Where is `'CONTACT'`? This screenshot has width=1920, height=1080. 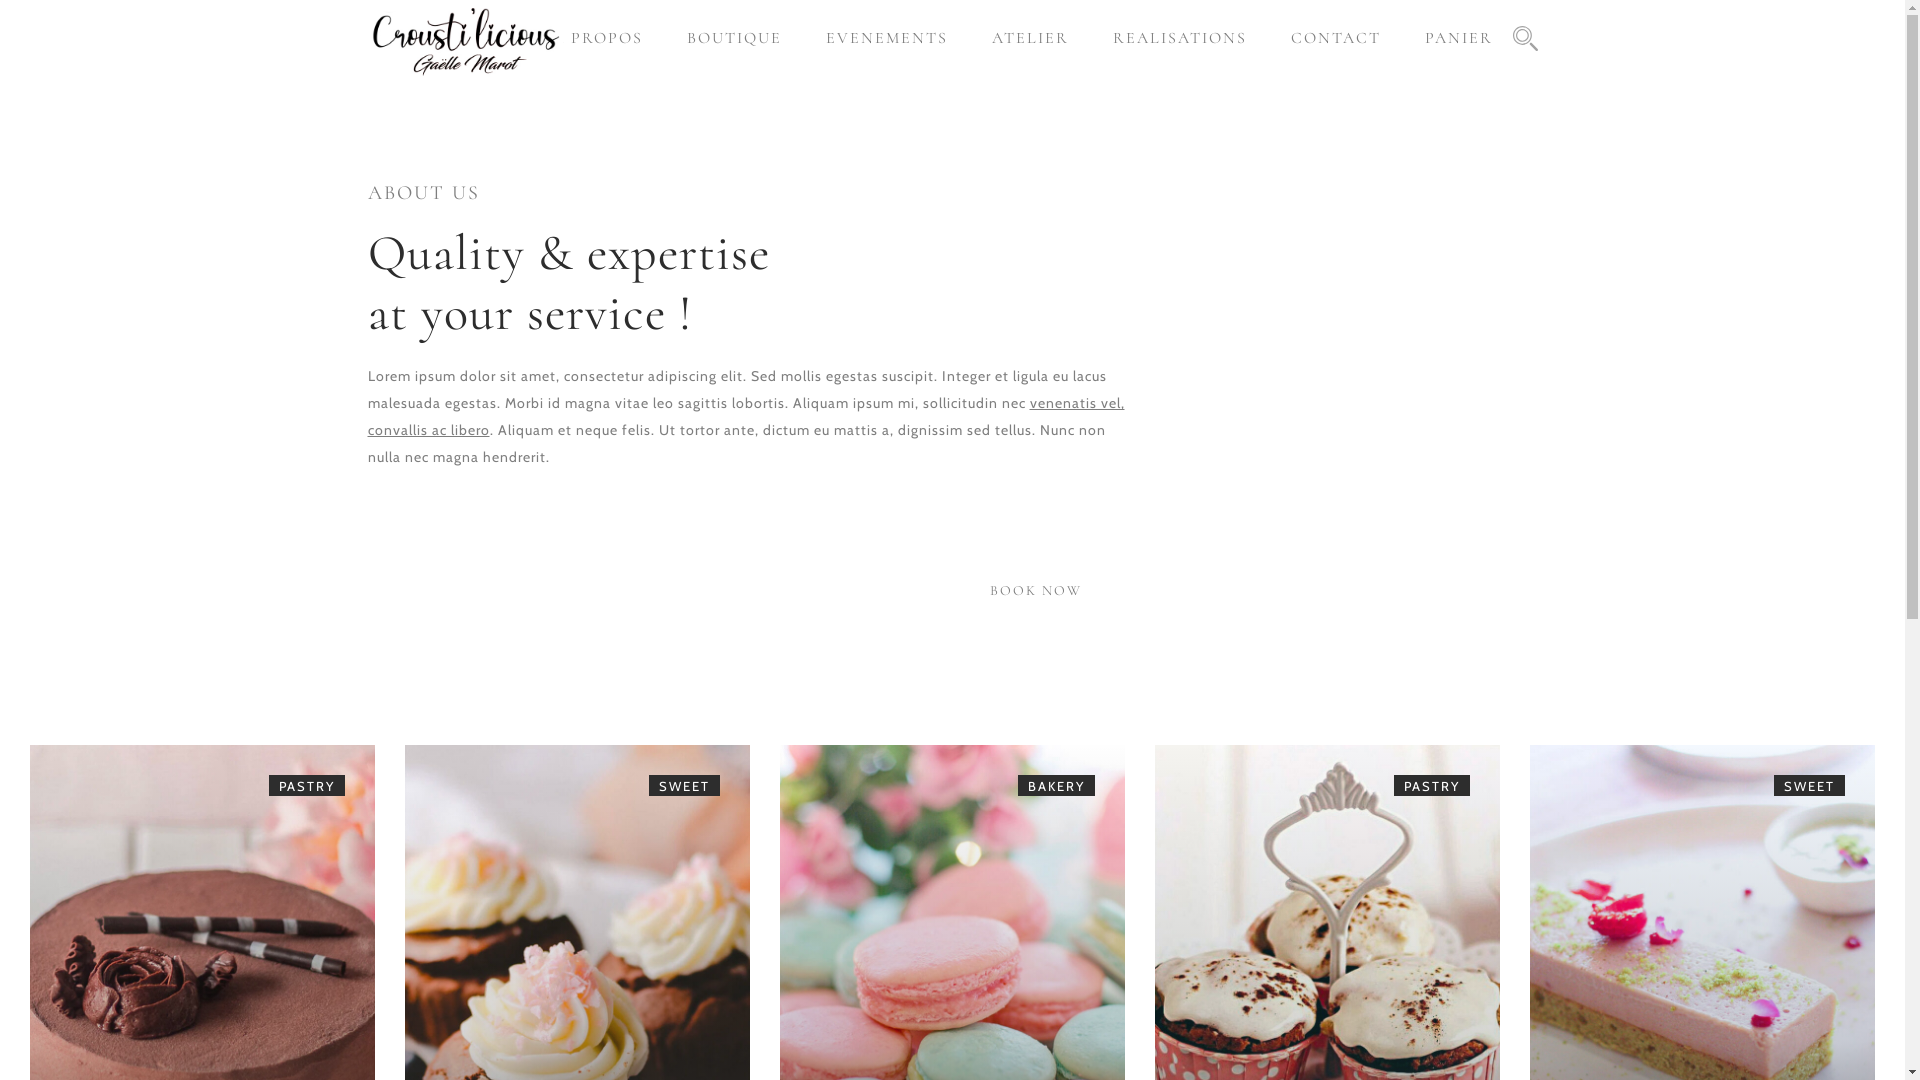 'CONTACT' is located at coordinates (1334, 38).